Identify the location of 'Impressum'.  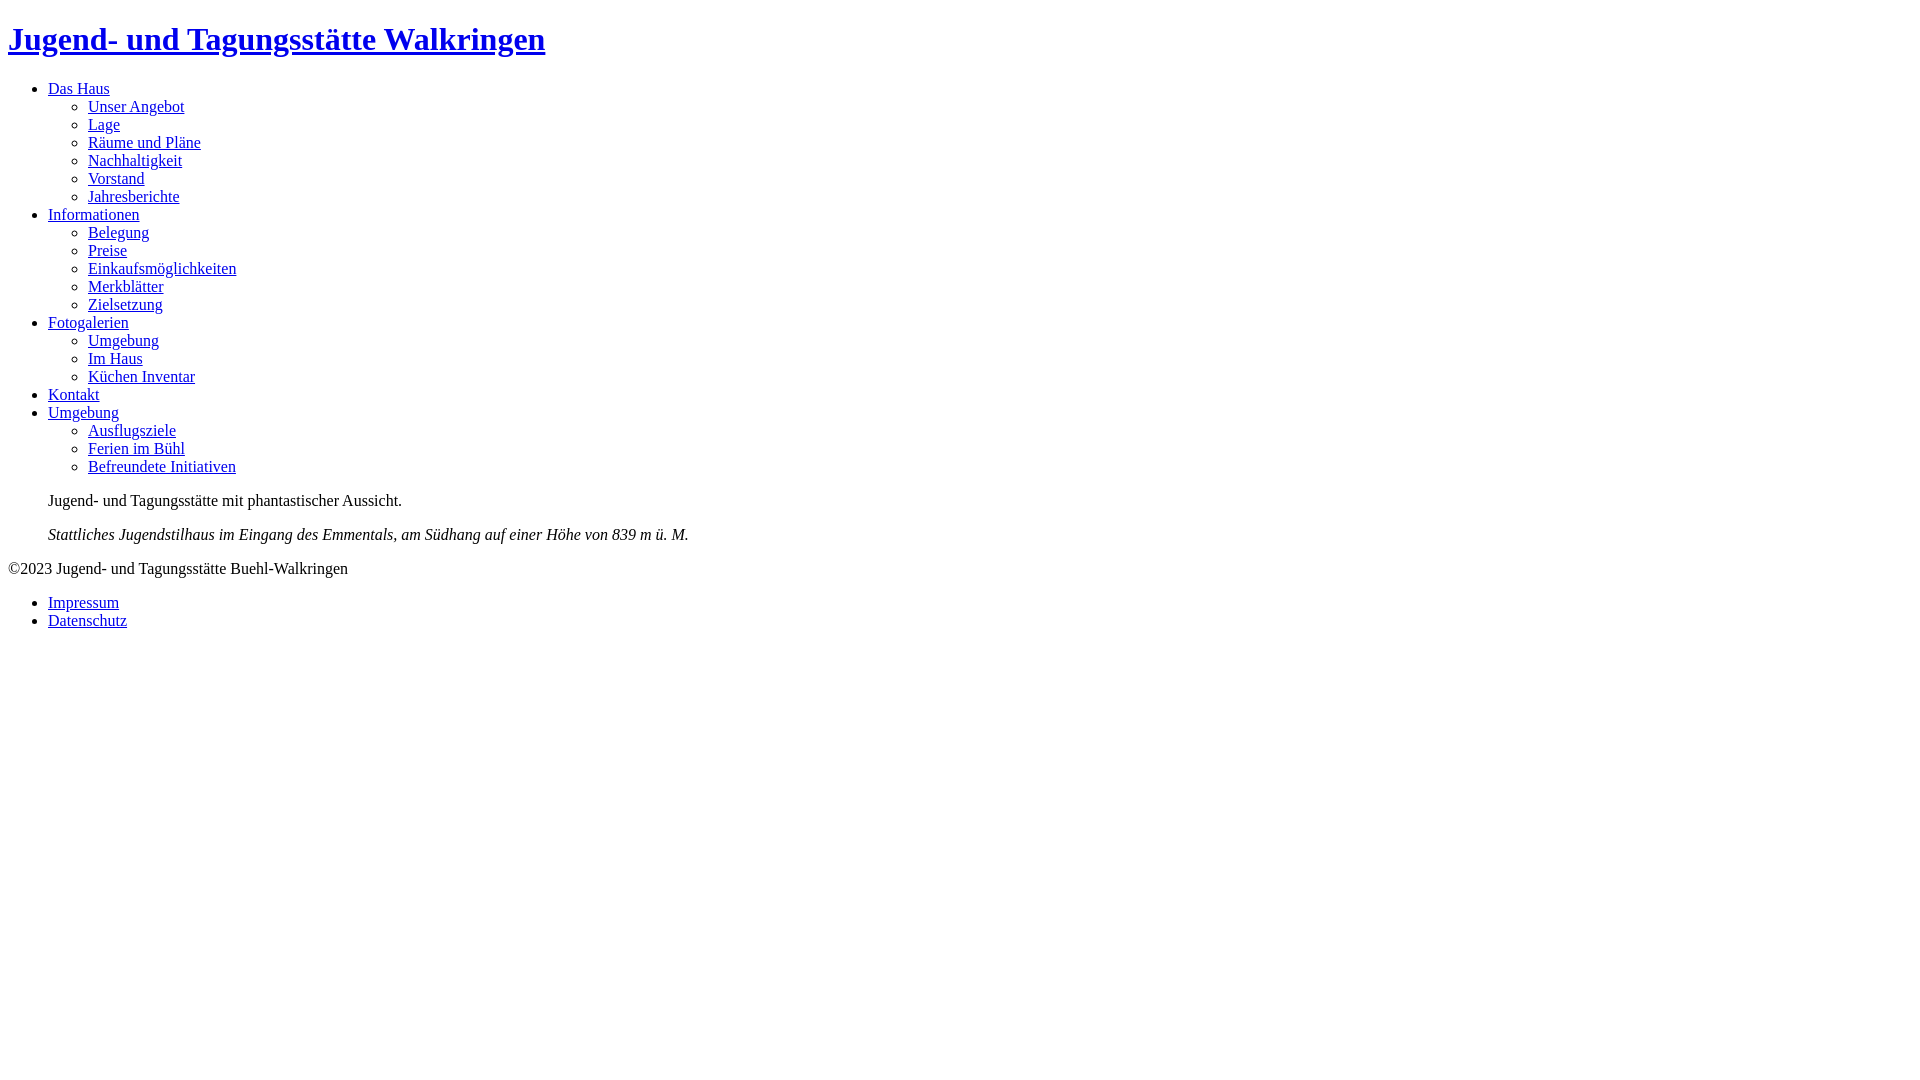
(82, 601).